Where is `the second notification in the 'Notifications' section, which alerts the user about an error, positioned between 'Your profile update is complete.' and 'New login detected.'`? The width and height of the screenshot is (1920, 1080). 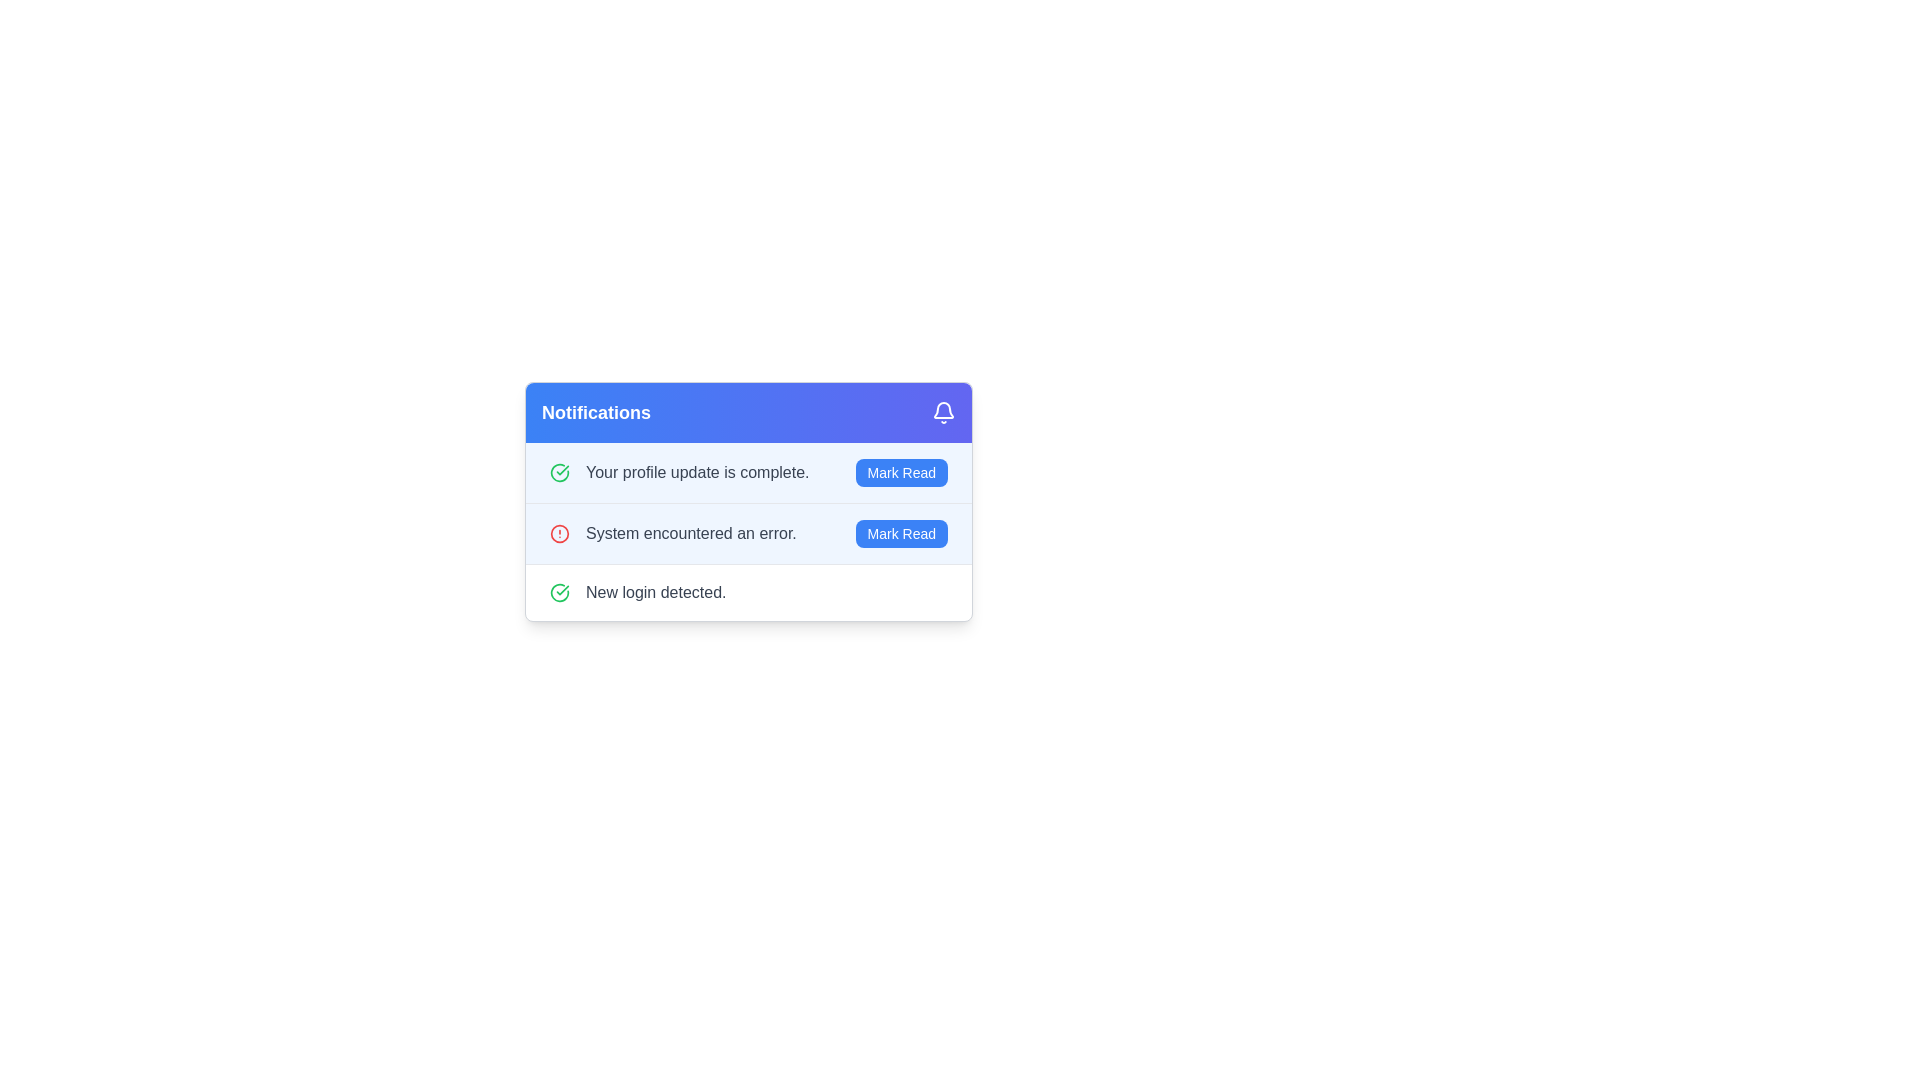
the second notification in the 'Notifications' section, which alerts the user about an error, positioned between 'Your profile update is complete.' and 'New login detected.' is located at coordinates (673, 532).